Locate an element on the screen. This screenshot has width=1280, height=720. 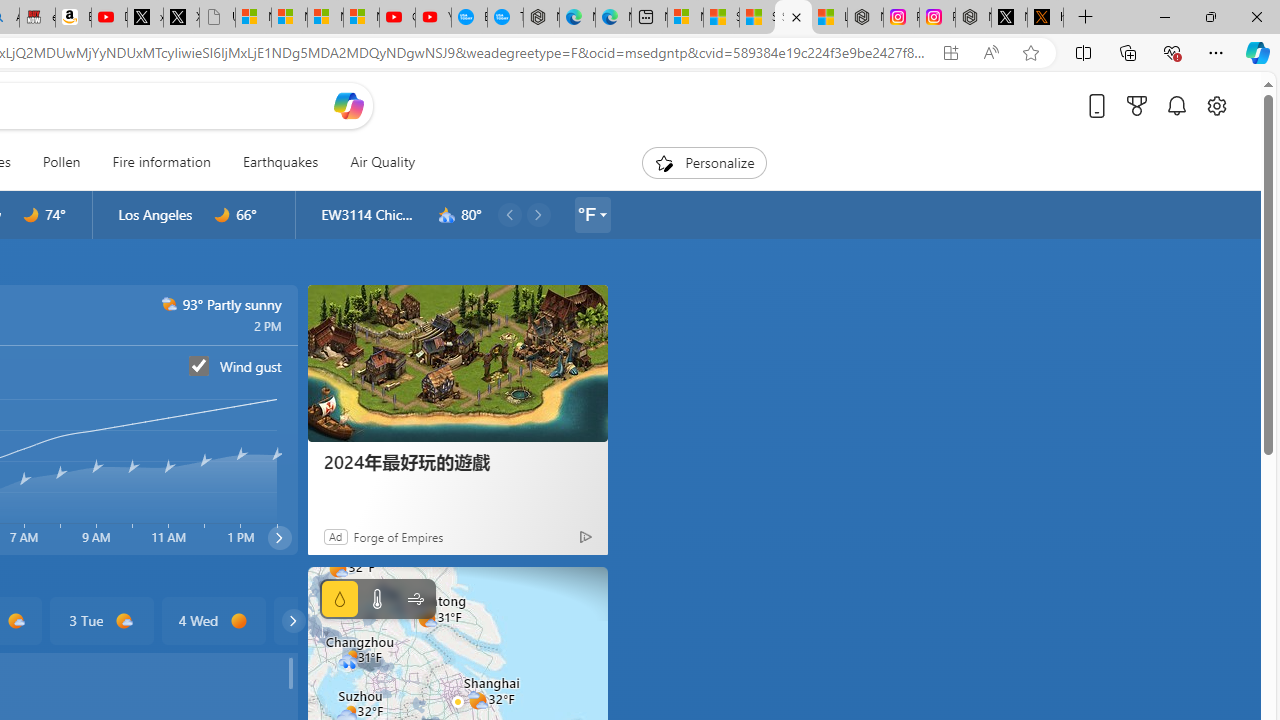
'Microsoft rewards' is located at coordinates (1137, 105).